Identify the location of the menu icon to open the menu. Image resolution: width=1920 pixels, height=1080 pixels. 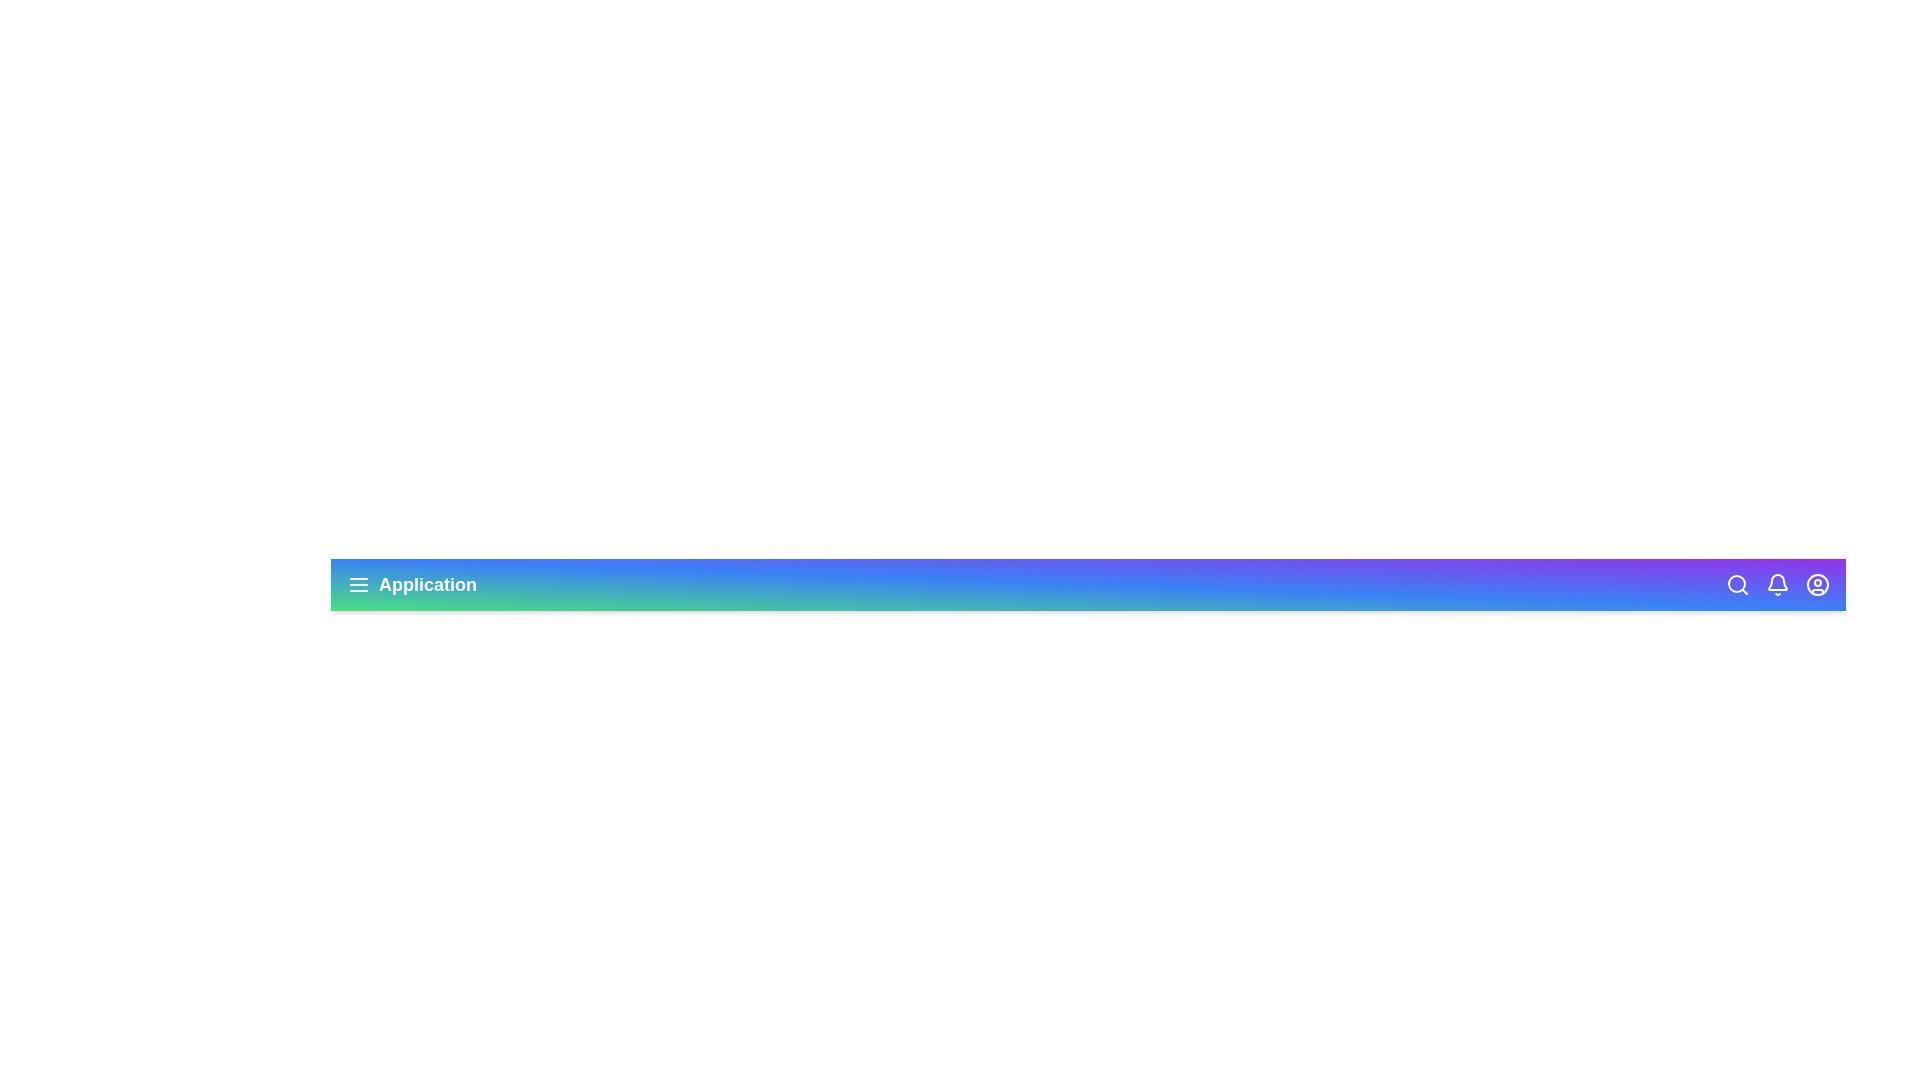
(359, 585).